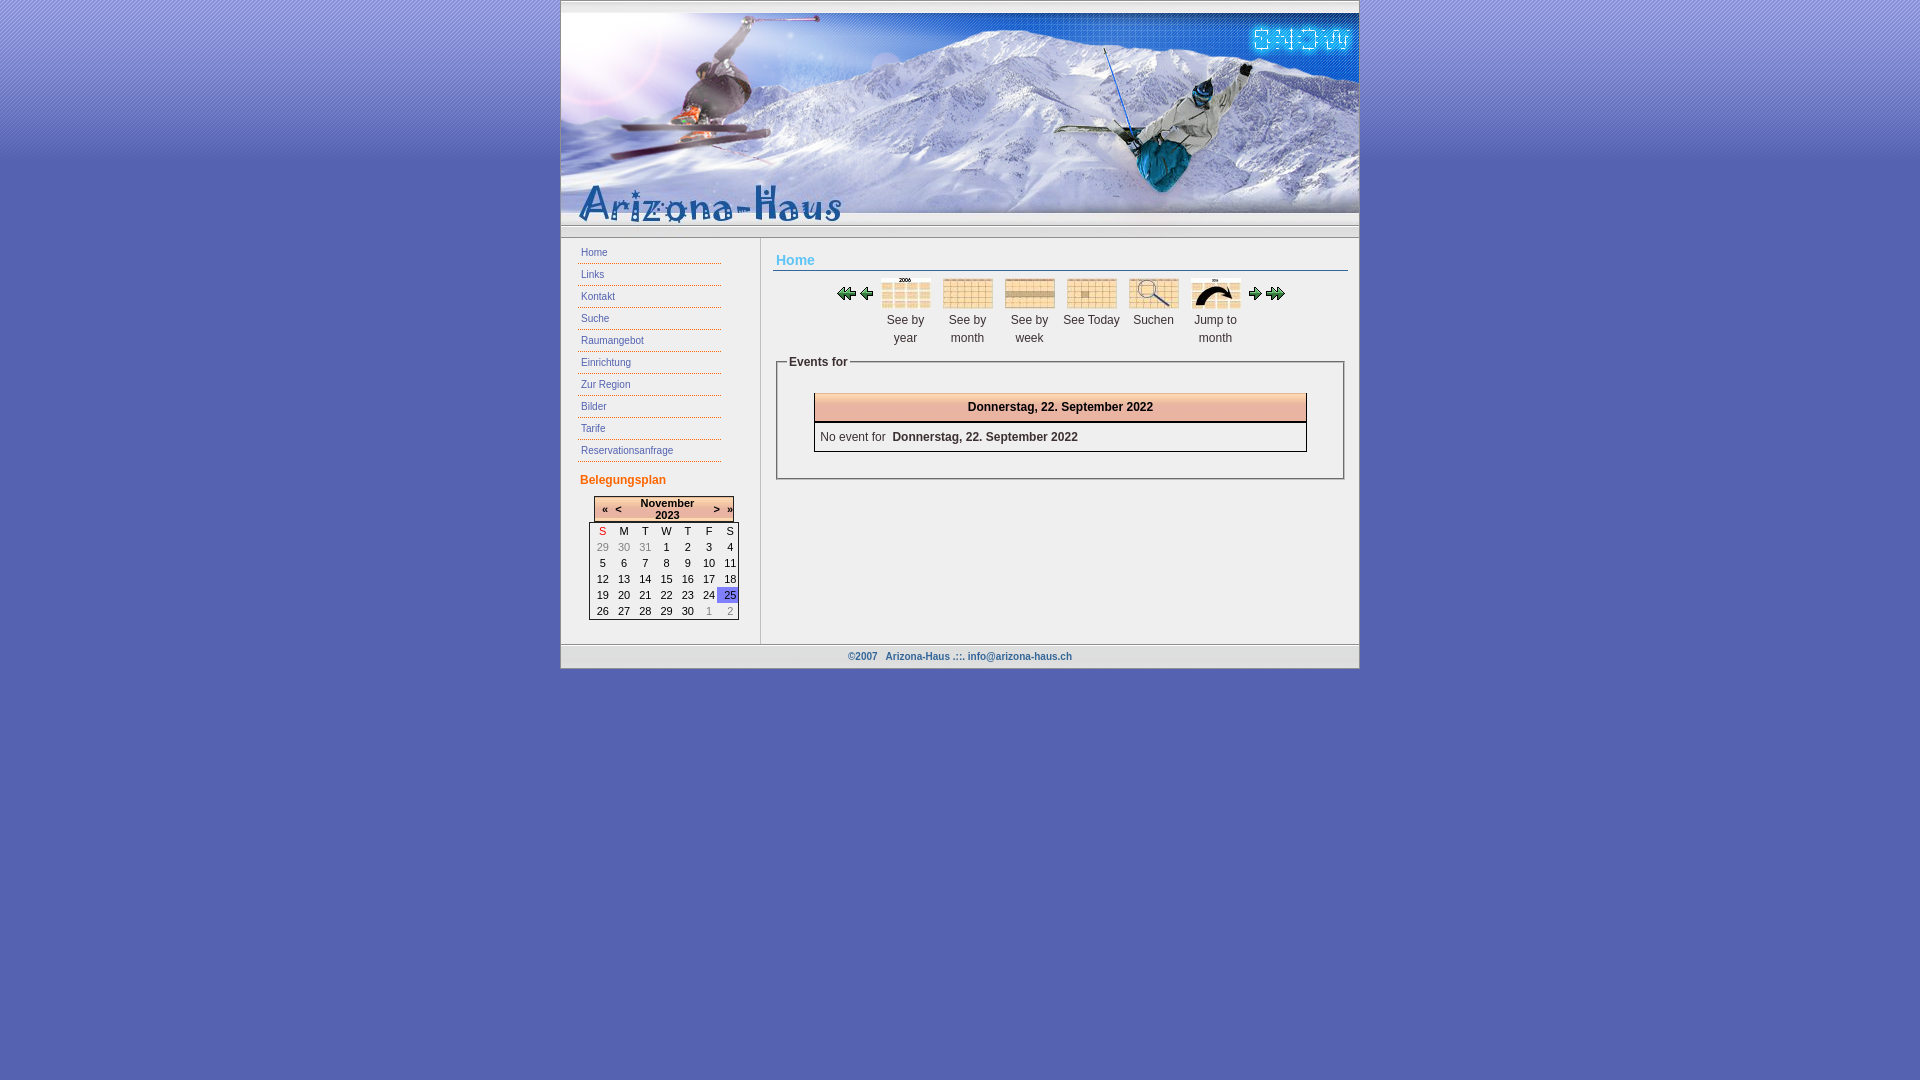  Describe the element at coordinates (687, 593) in the screenshot. I see `'23'` at that location.